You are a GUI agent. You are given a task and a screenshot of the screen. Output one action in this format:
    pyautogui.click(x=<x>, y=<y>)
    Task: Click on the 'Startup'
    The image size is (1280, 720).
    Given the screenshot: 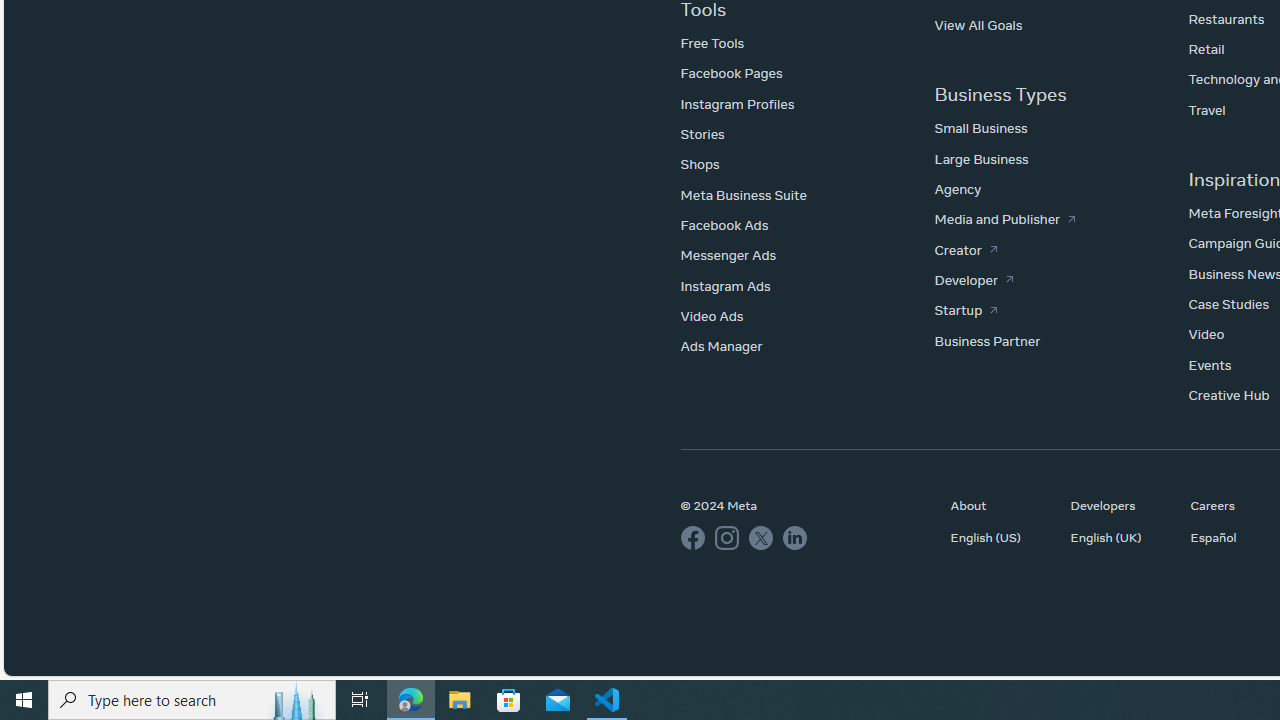 What is the action you would take?
    pyautogui.click(x=966, y=310)
    